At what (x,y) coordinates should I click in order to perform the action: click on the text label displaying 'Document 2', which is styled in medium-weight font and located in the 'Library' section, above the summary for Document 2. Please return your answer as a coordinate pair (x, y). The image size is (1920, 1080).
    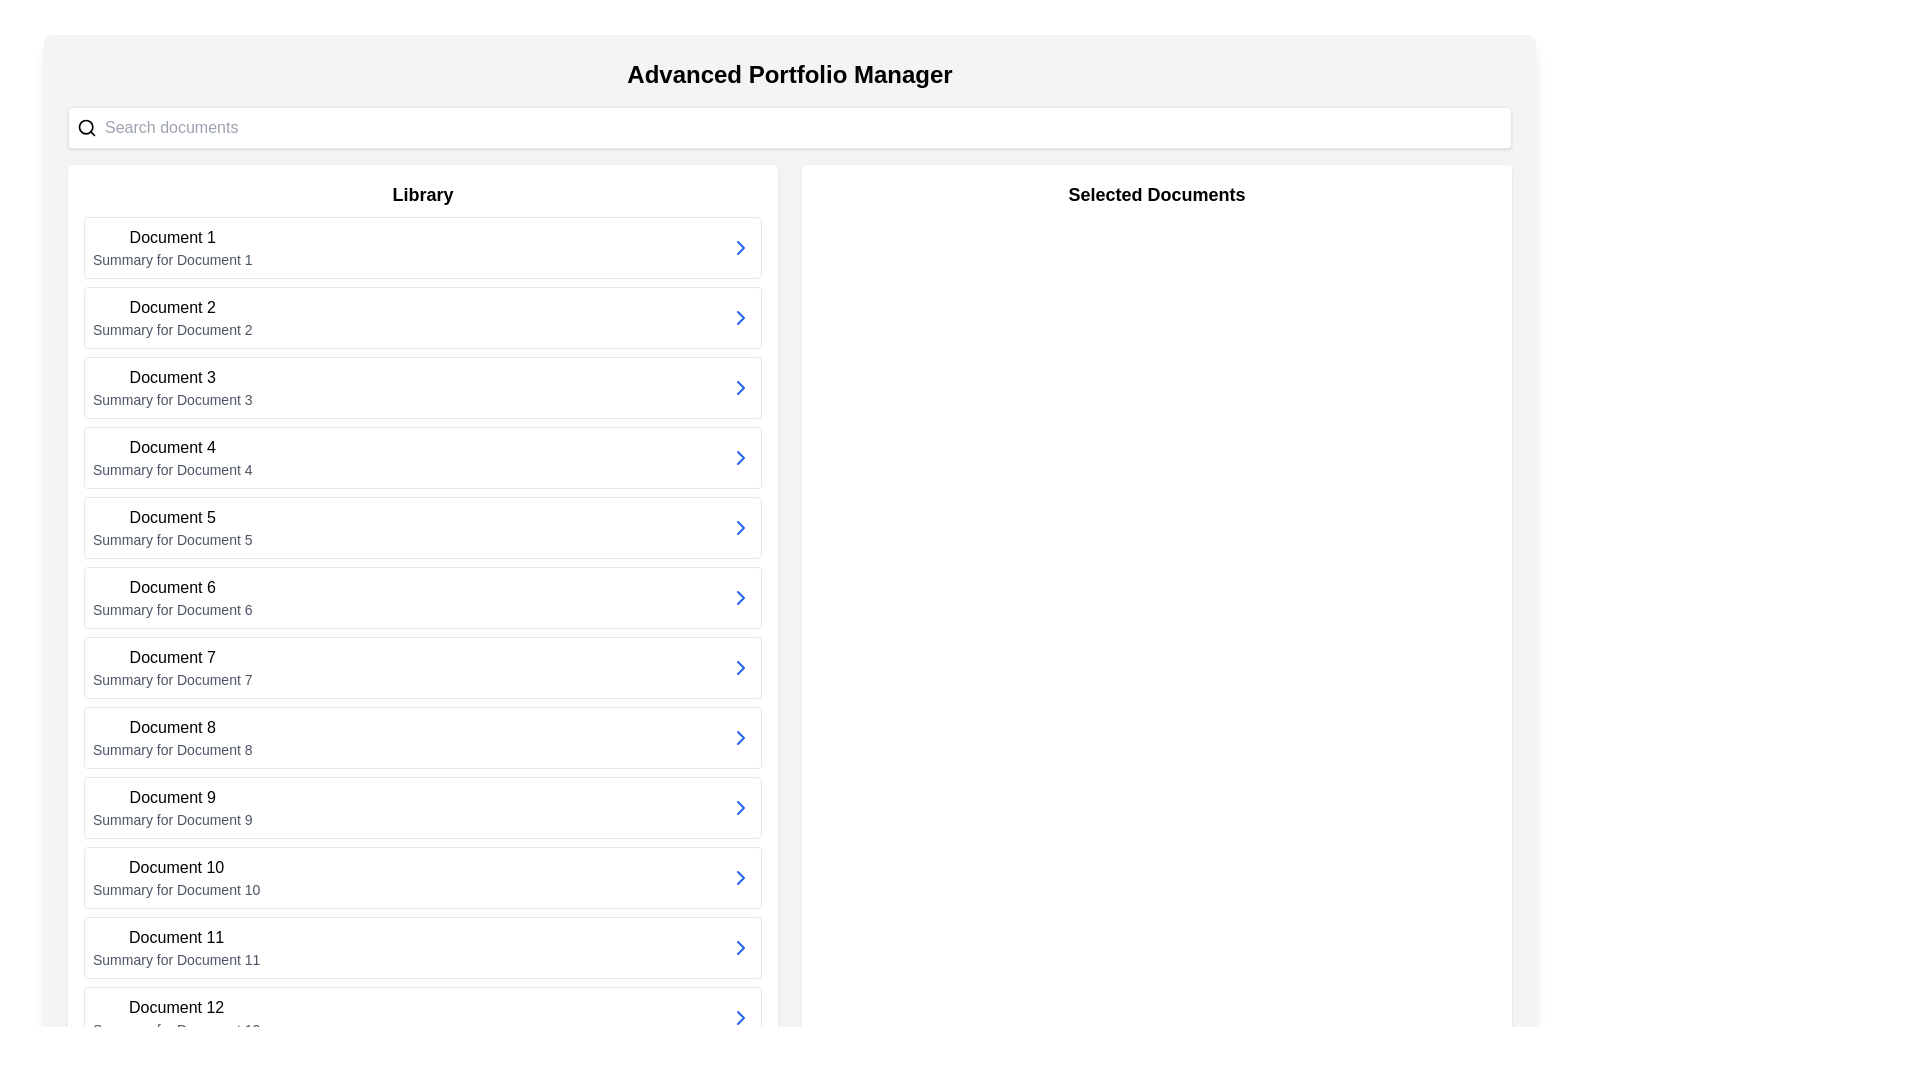
    Looking at the image, I should click on (172, 308).